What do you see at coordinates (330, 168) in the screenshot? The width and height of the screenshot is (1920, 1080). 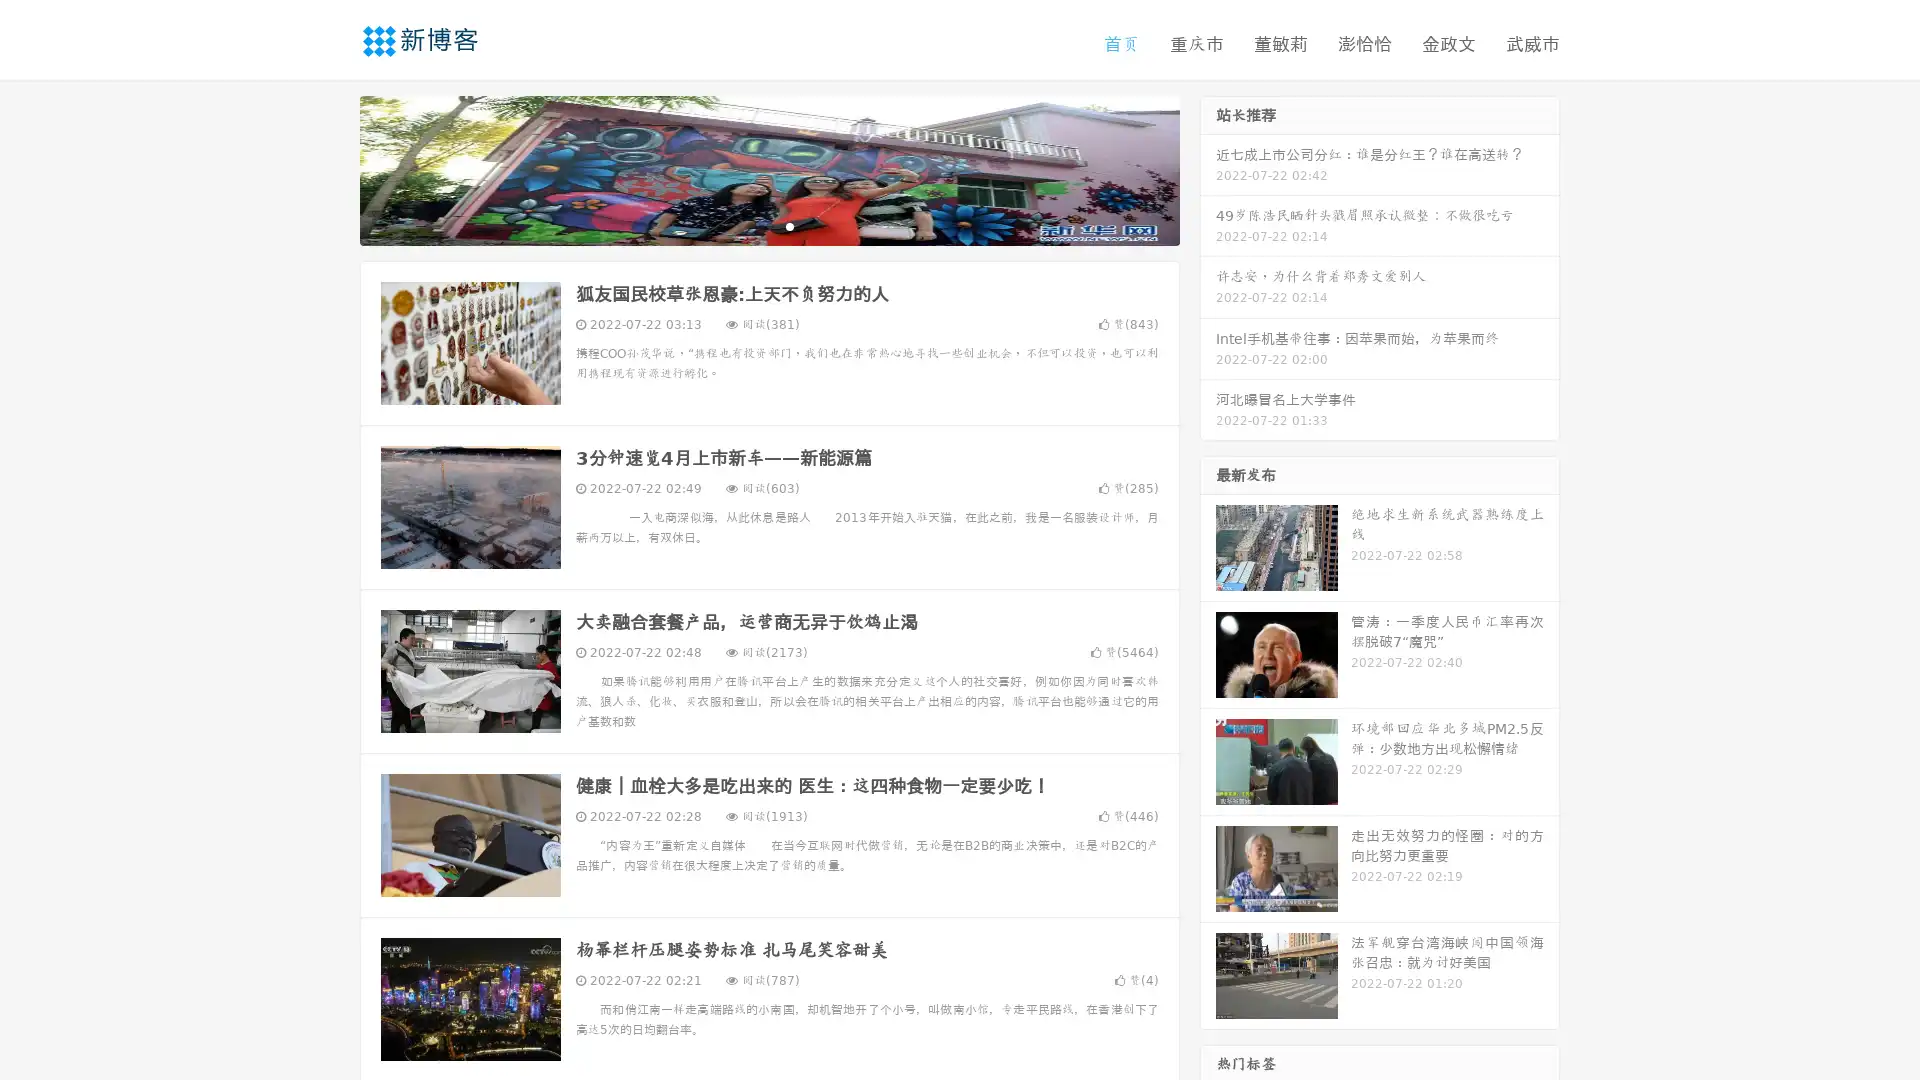 I see `Previous slide` at bounding box center [330, 168].